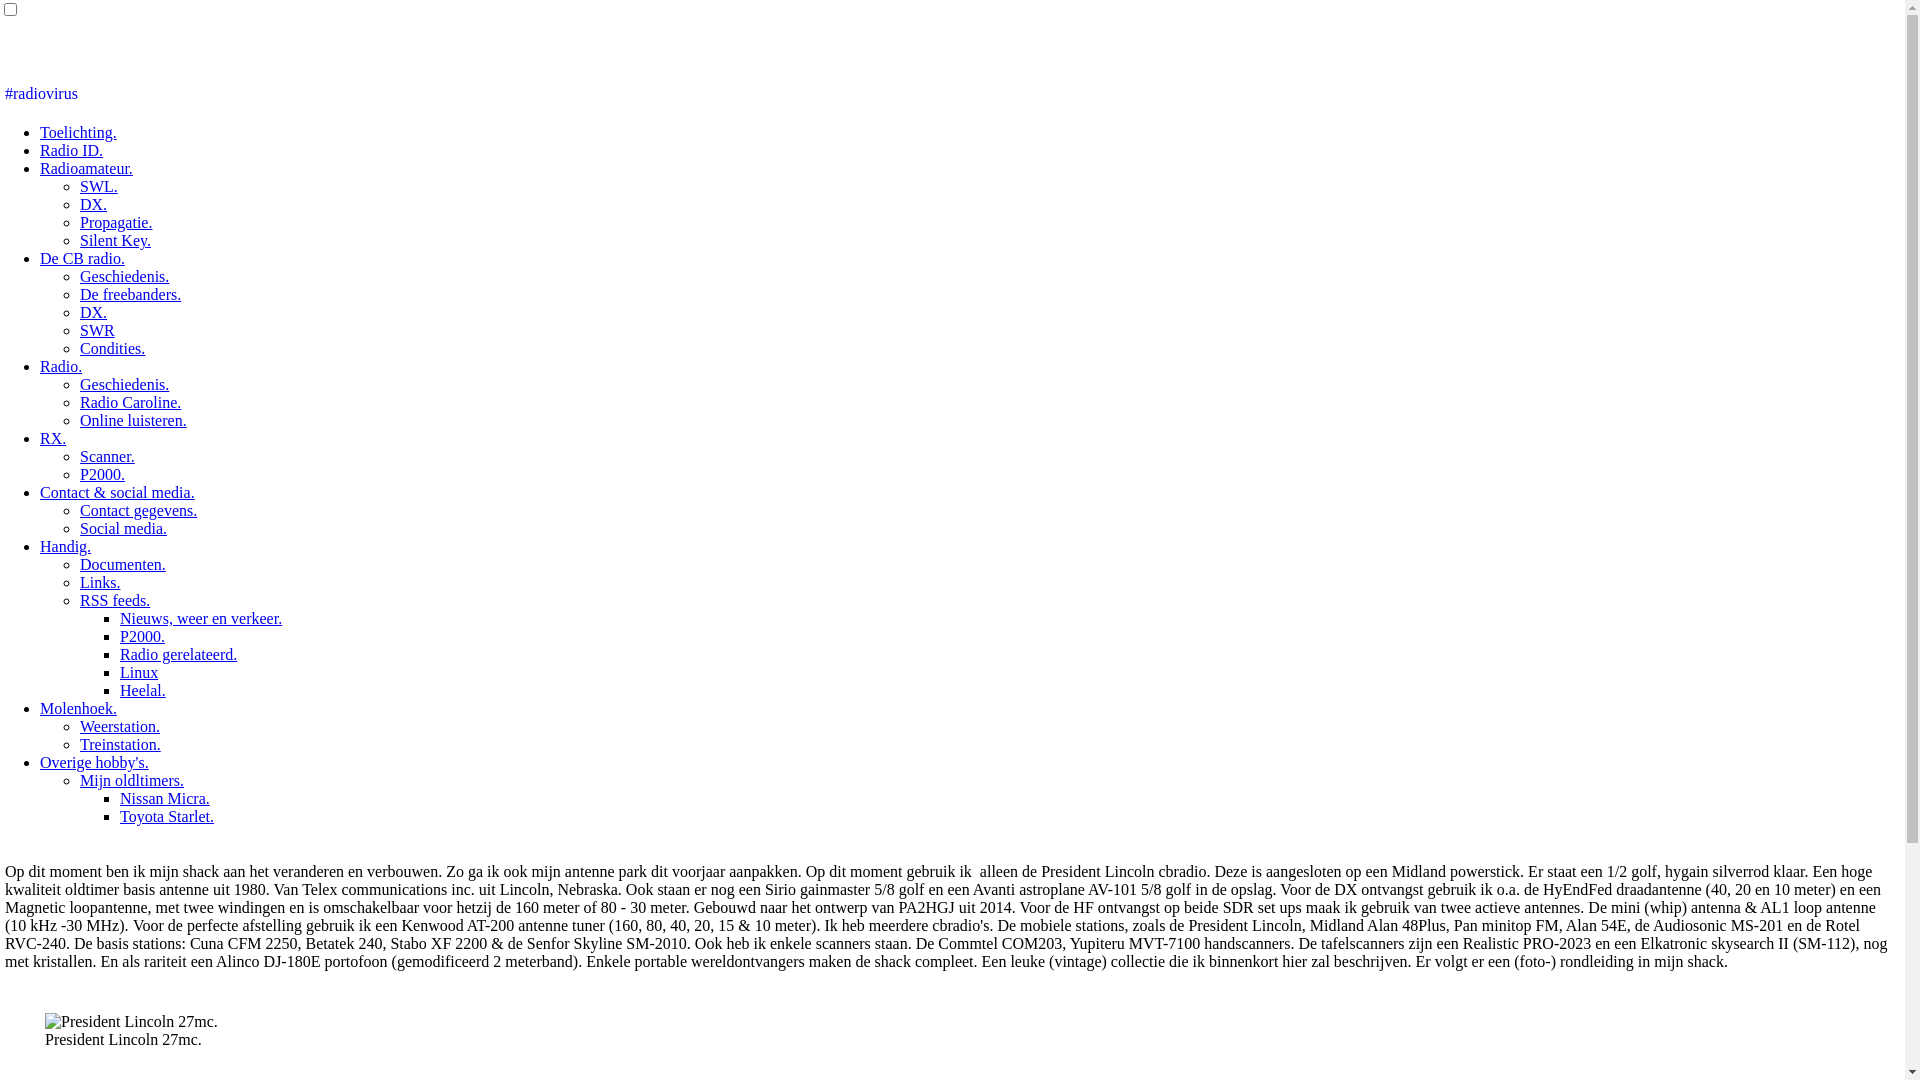  Describe the element at coordinates (116, 492) in the screenshot. I see `'Contact & social media.'` at that location.